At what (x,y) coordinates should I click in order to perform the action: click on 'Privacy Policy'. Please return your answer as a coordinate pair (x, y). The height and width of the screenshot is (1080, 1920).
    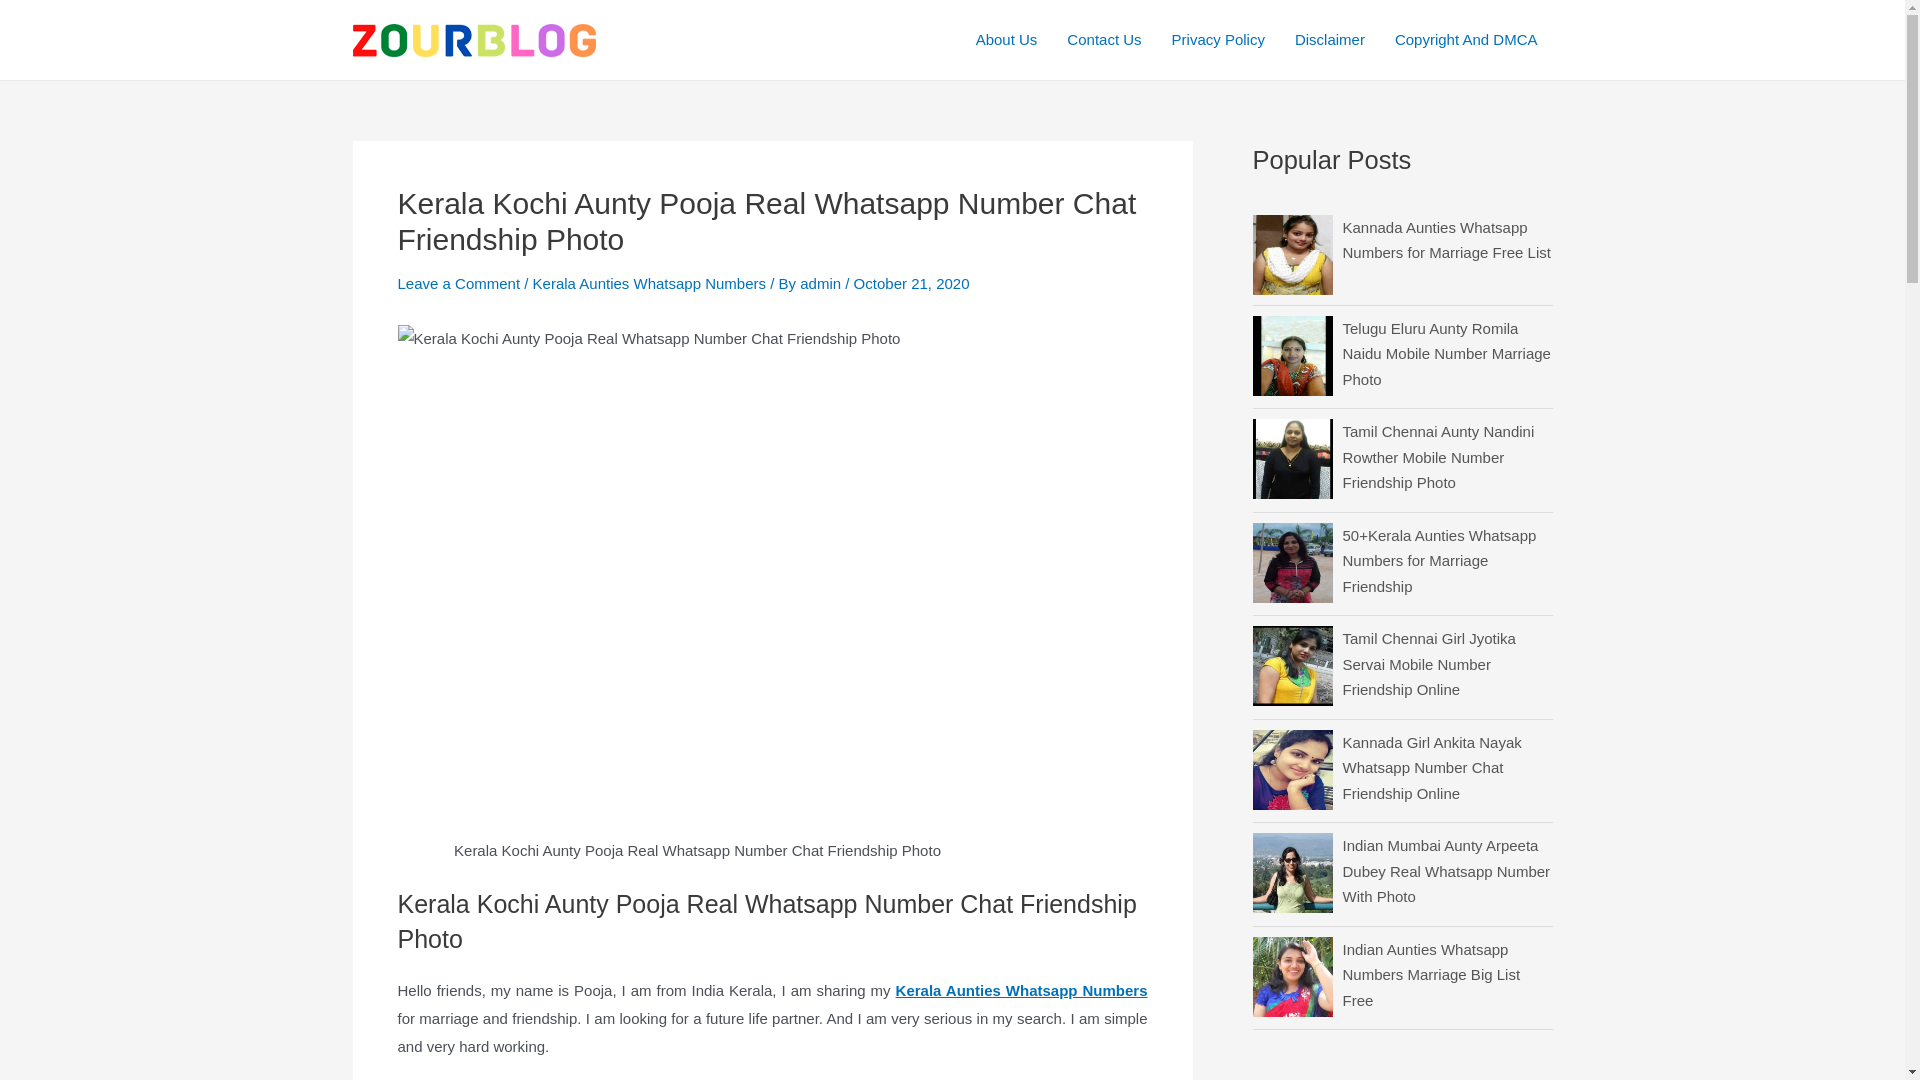
    Looking at the image, I should click on (1156, 39).